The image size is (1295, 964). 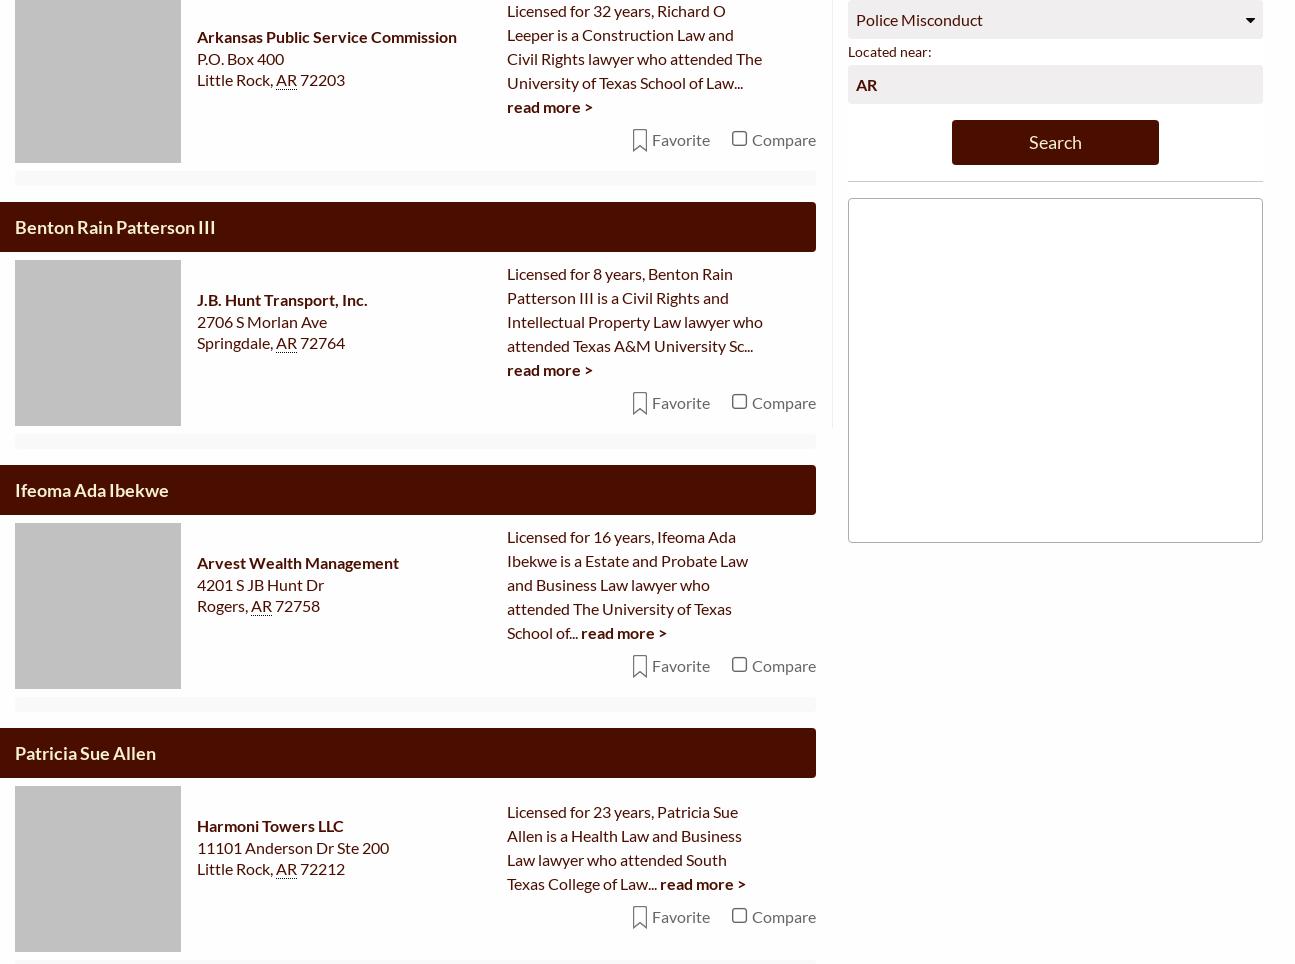 I want to click on 'Lawyer Insights', so click(x=1052, y=741).